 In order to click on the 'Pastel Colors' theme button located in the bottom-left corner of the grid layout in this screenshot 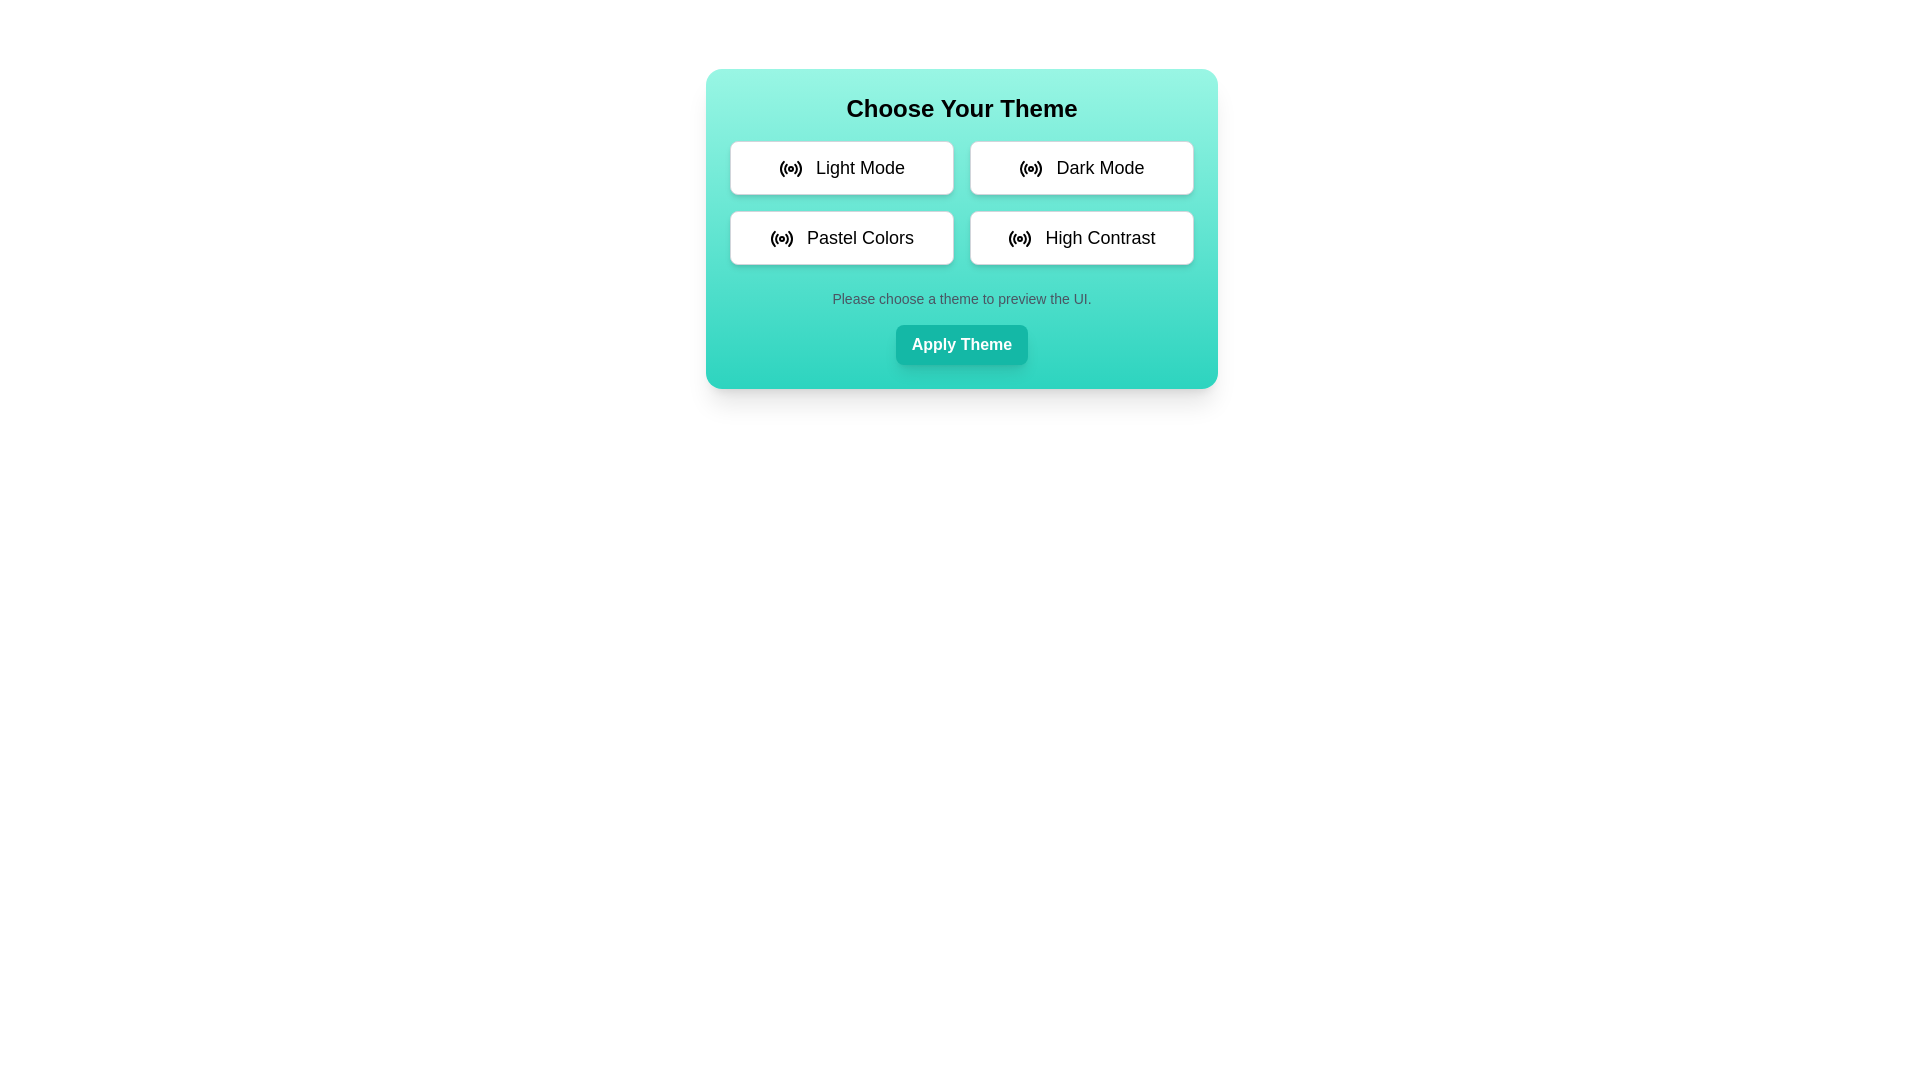, I will do `click(841, 237)`.